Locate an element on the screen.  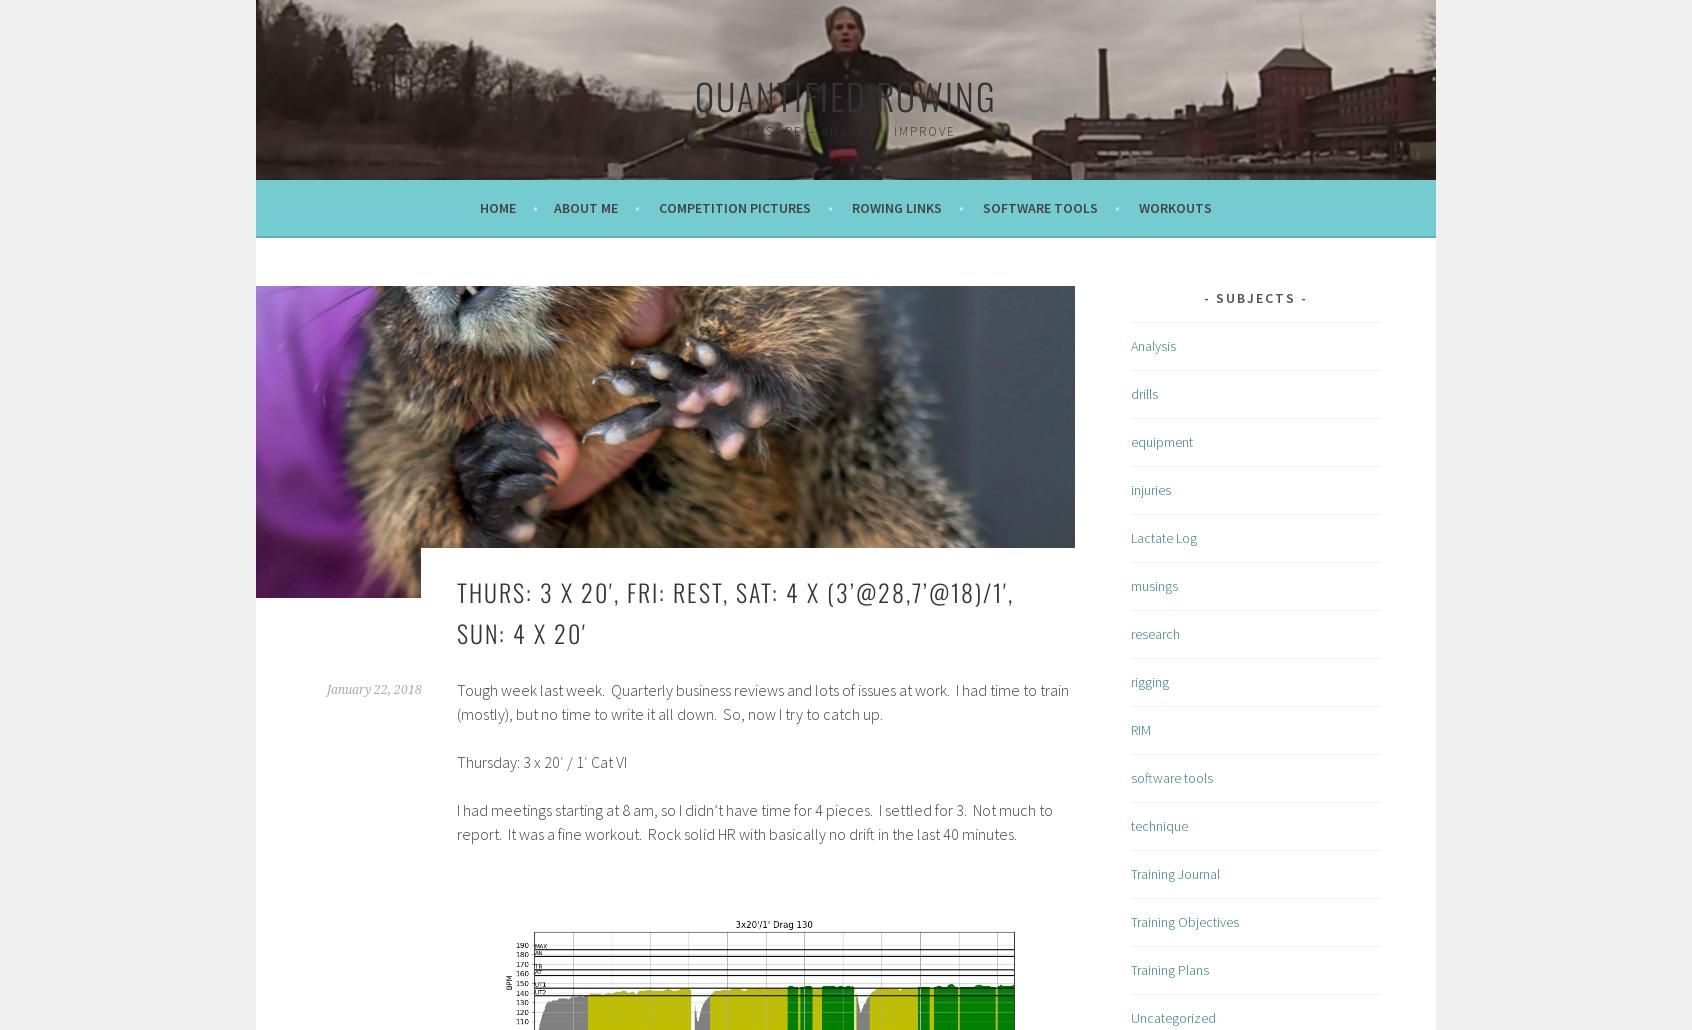
'I had meetings starting at 8 am, so I didn’t have time for 4 pieces.  I settled for 3.  Not much to report.  It was a fine workout.  Rock solid HR with basically no drift in the last 40 minutes.' is located at coordinates (753, 821).